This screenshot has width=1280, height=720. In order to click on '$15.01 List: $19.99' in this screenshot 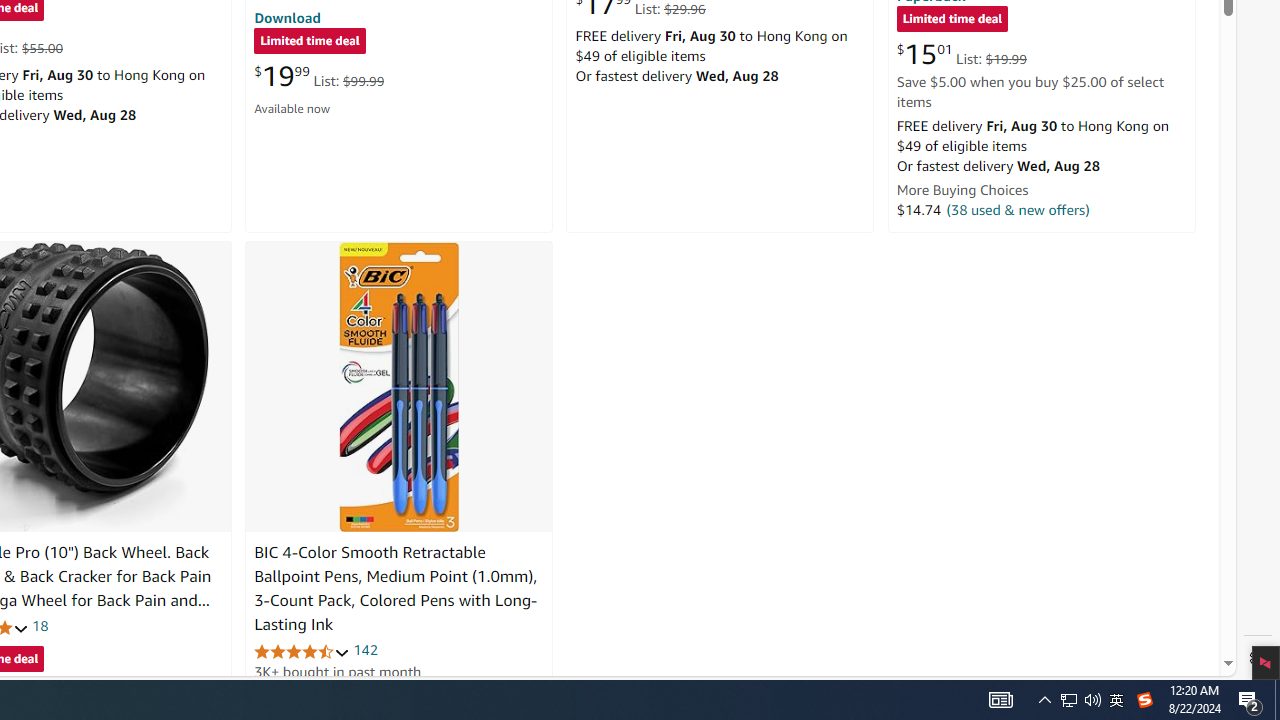, I will do `click(961, 53)`.